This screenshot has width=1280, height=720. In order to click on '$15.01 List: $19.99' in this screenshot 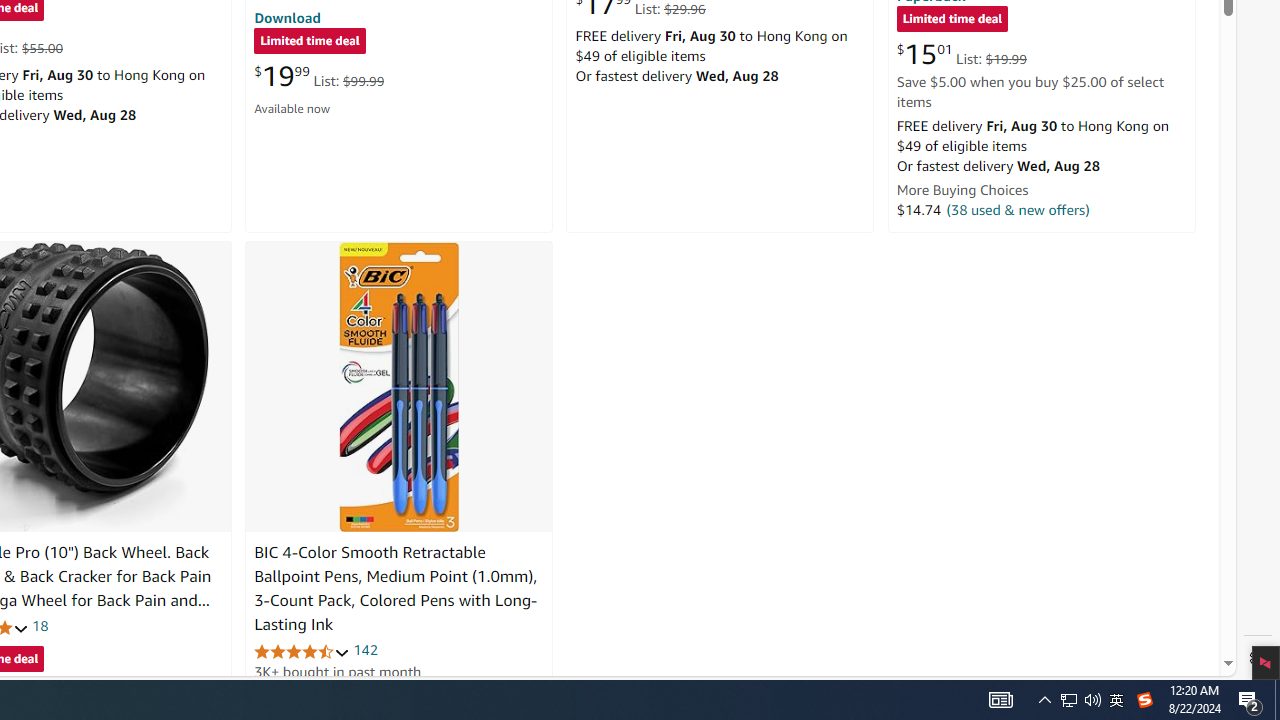, I will do `click(961, 53)`.